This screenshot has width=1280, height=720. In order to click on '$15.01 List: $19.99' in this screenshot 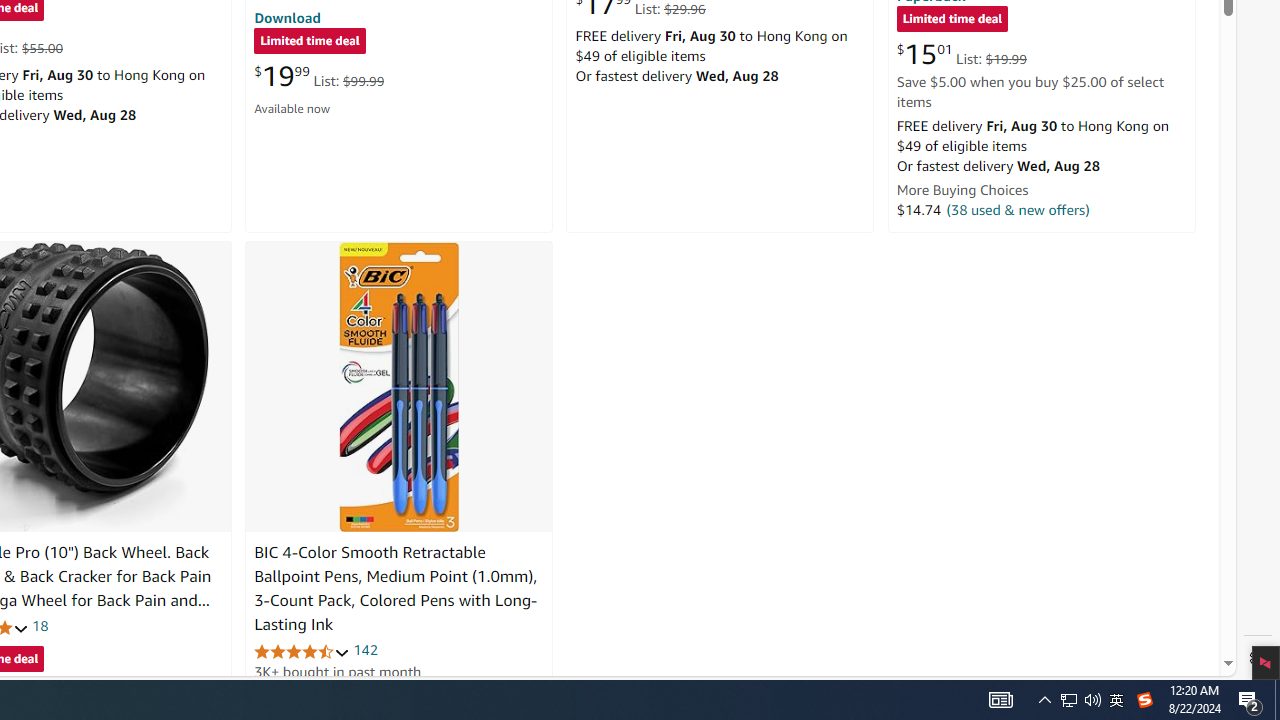, I will do `click(961, 53)`.